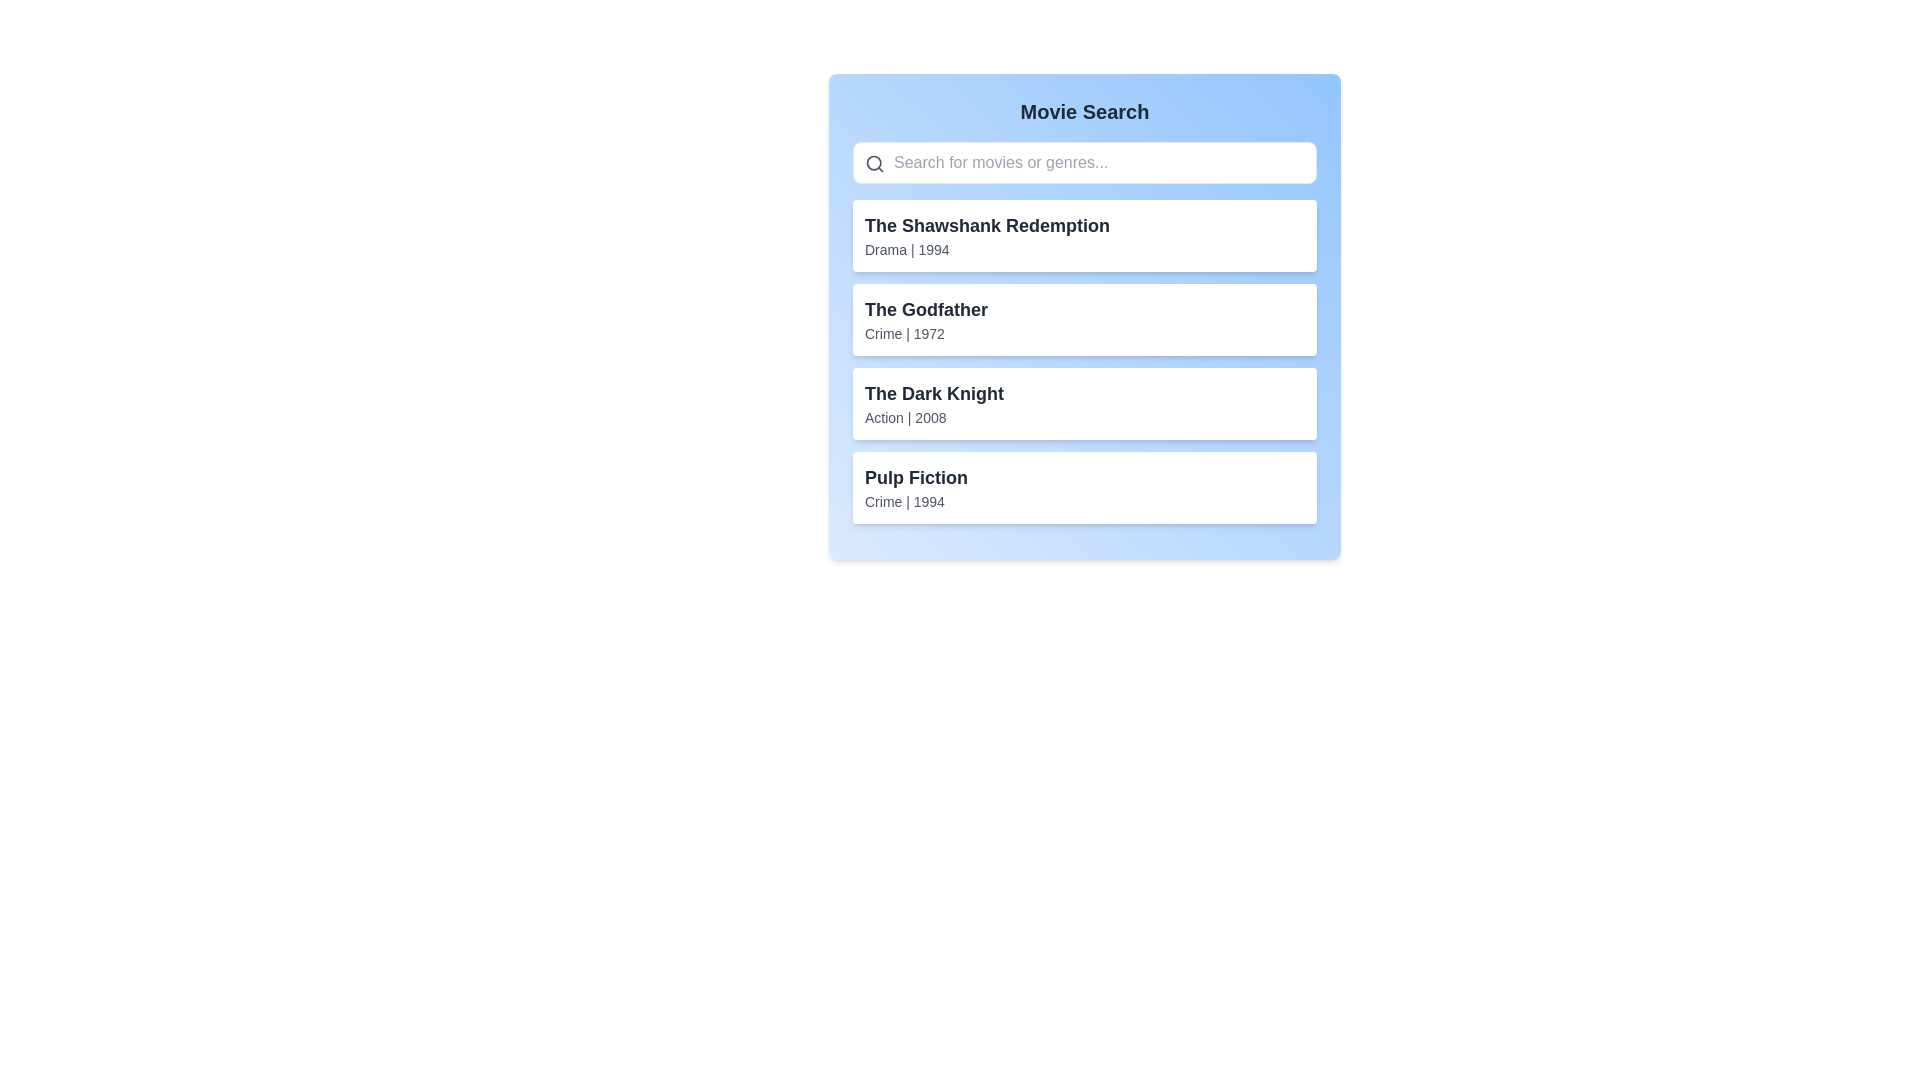 The height and width of the screenshot is (1080, 1920). What do you see at coordinates (925, 319) in the screenshot?
I see `text of the movie title 'The Godfather' and subtitle 'Crime | 1972' from the text block positioned in the second row of movie entries, between 'The Shawshank Redemption' and 'The Dark Knight'` at bounding box center [925, 319].